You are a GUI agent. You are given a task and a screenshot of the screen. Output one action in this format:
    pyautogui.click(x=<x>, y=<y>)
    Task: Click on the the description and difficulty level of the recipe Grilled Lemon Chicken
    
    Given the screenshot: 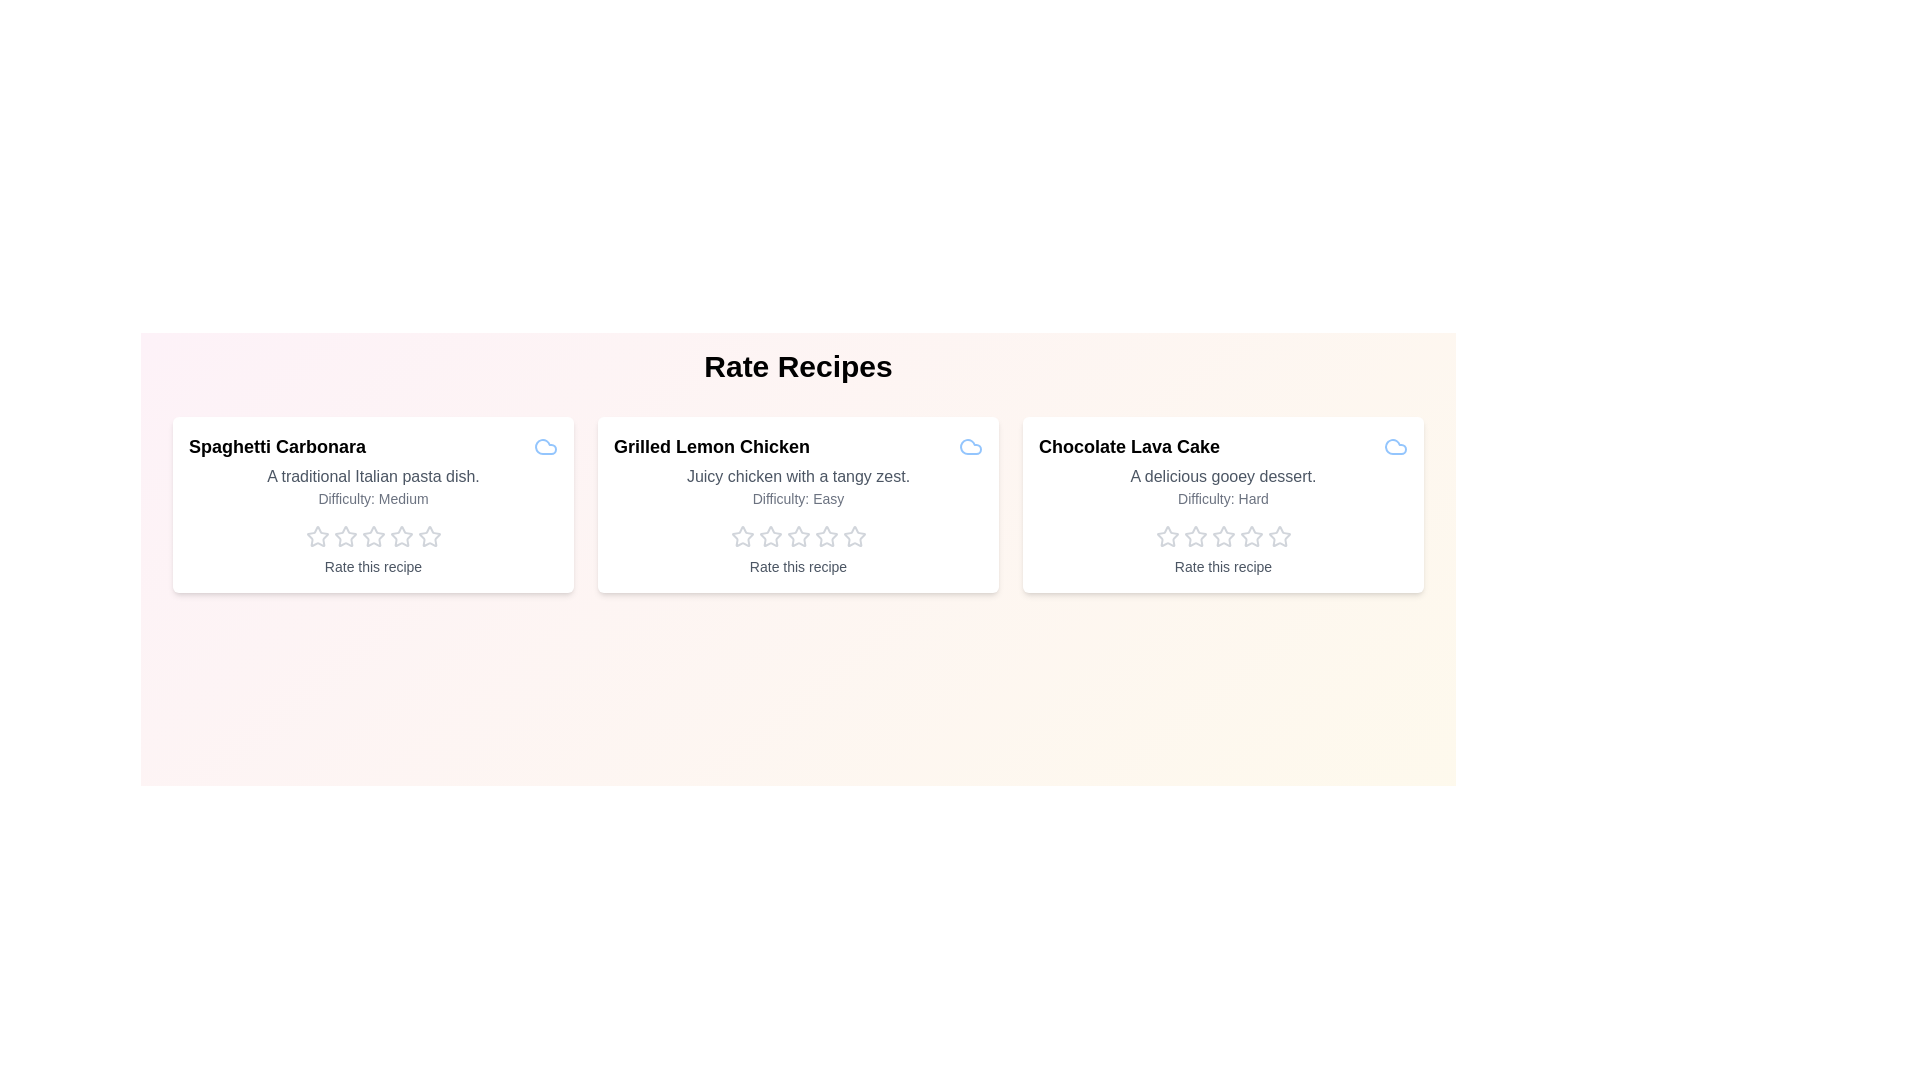 What is the action you would take?
    pyautogui.click(x=797, y=477)
    